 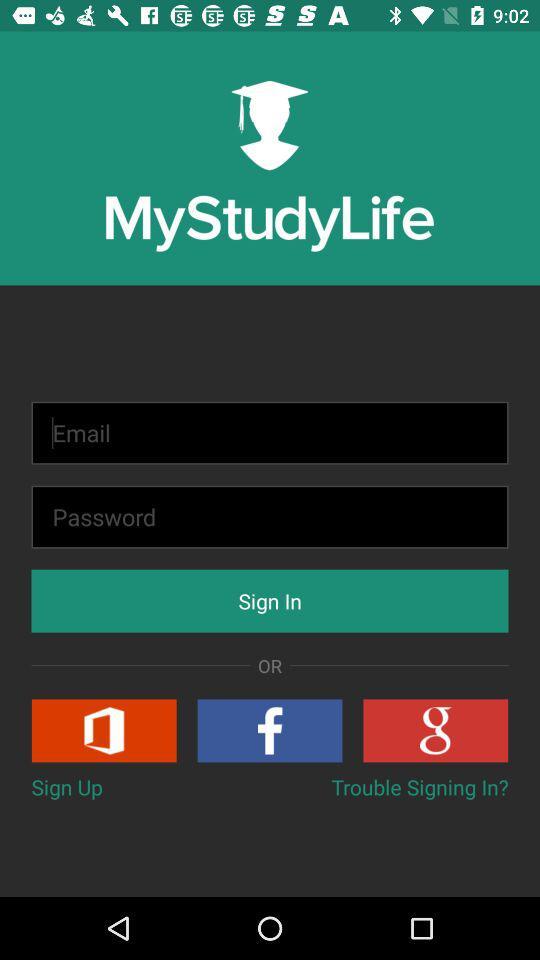 What do you see at coordinates (419, 787) in the screenshot?
I see `trouble signing in? item` at bounding box center [419, 787].